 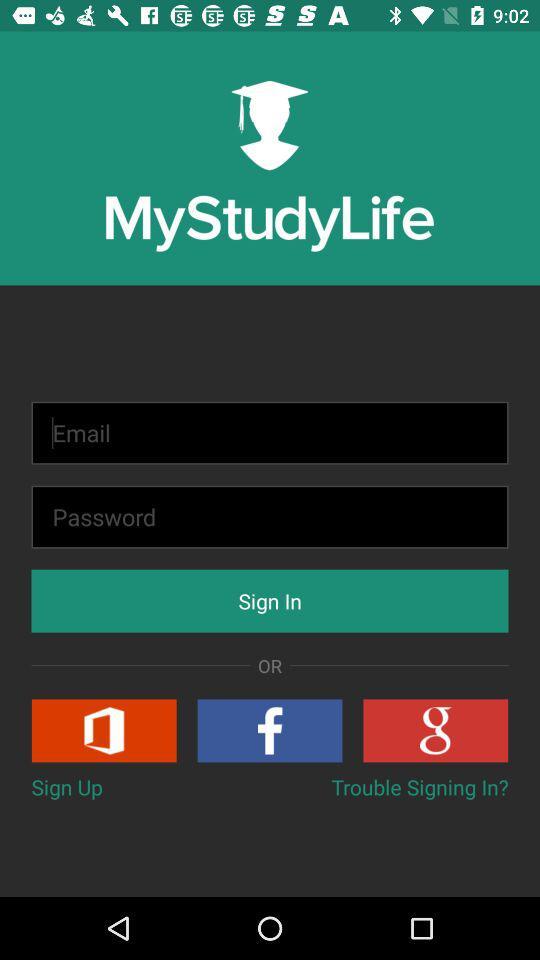 What do you see at coordinates (419, 787) in the screenshot?
I see `trouble signing in? item` at bounding box center [419, 787].